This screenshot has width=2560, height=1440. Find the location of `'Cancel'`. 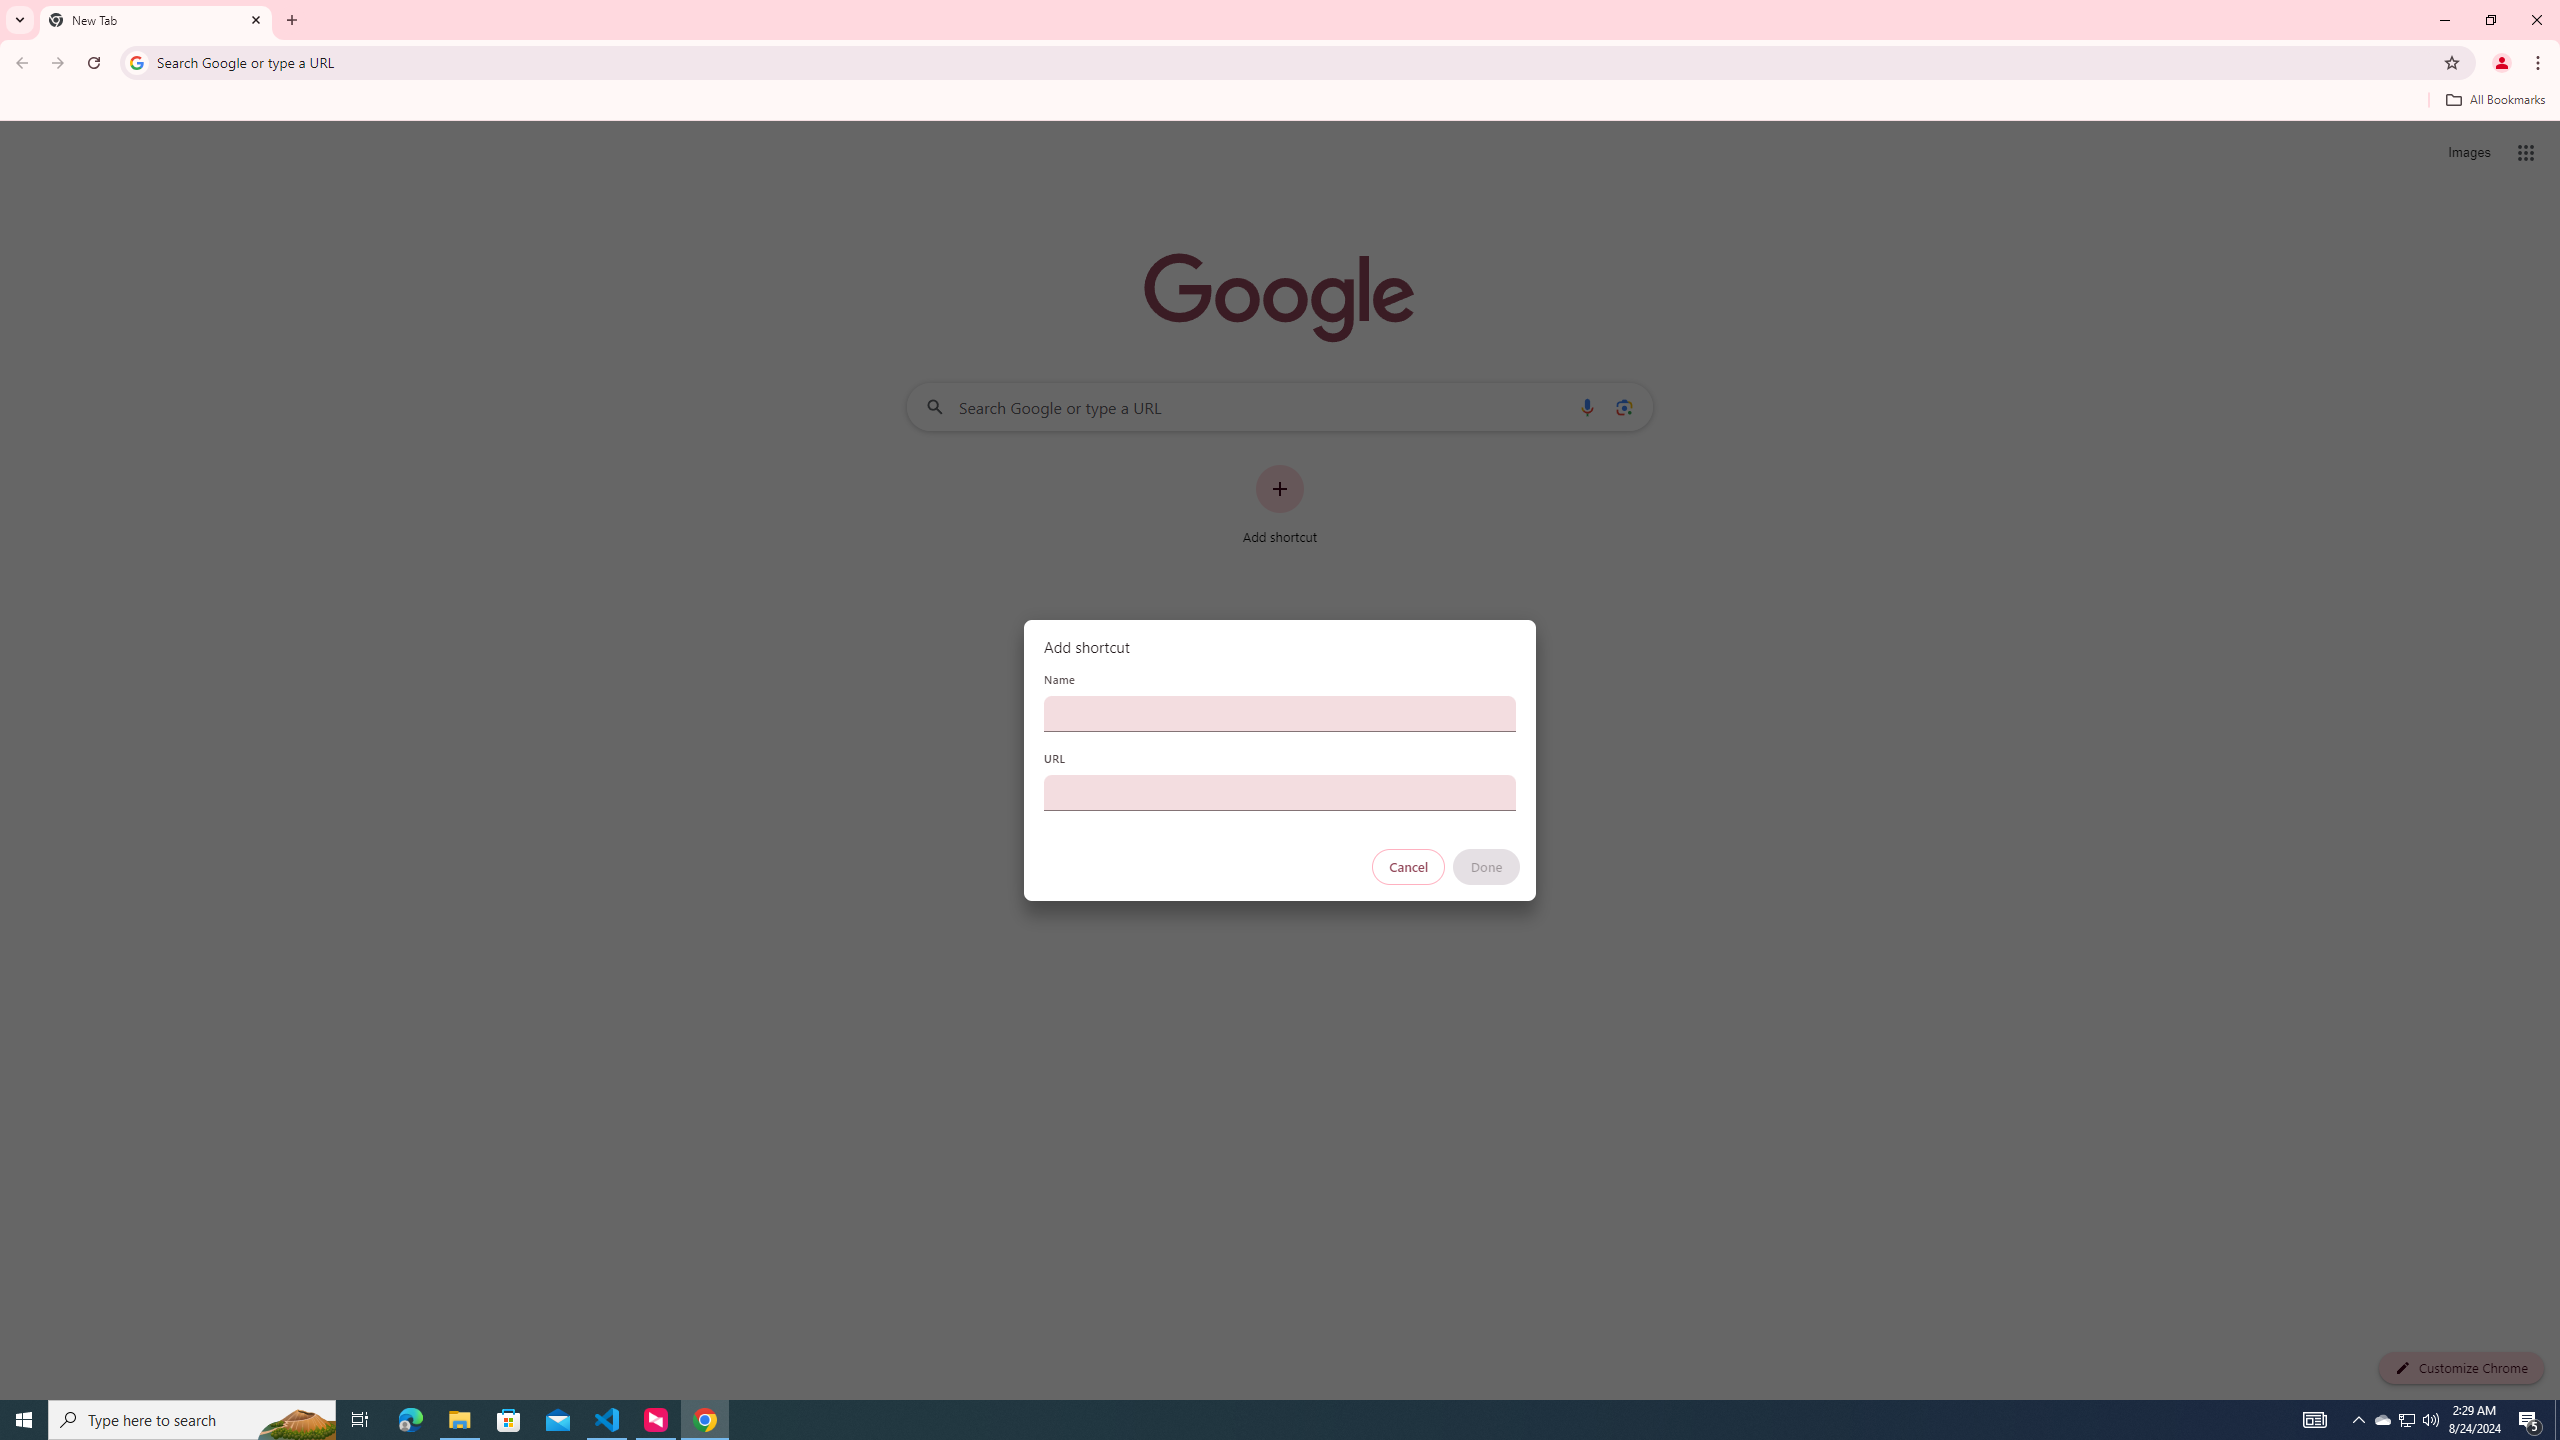

'Cancel' is located at coordinates (1409, 866).